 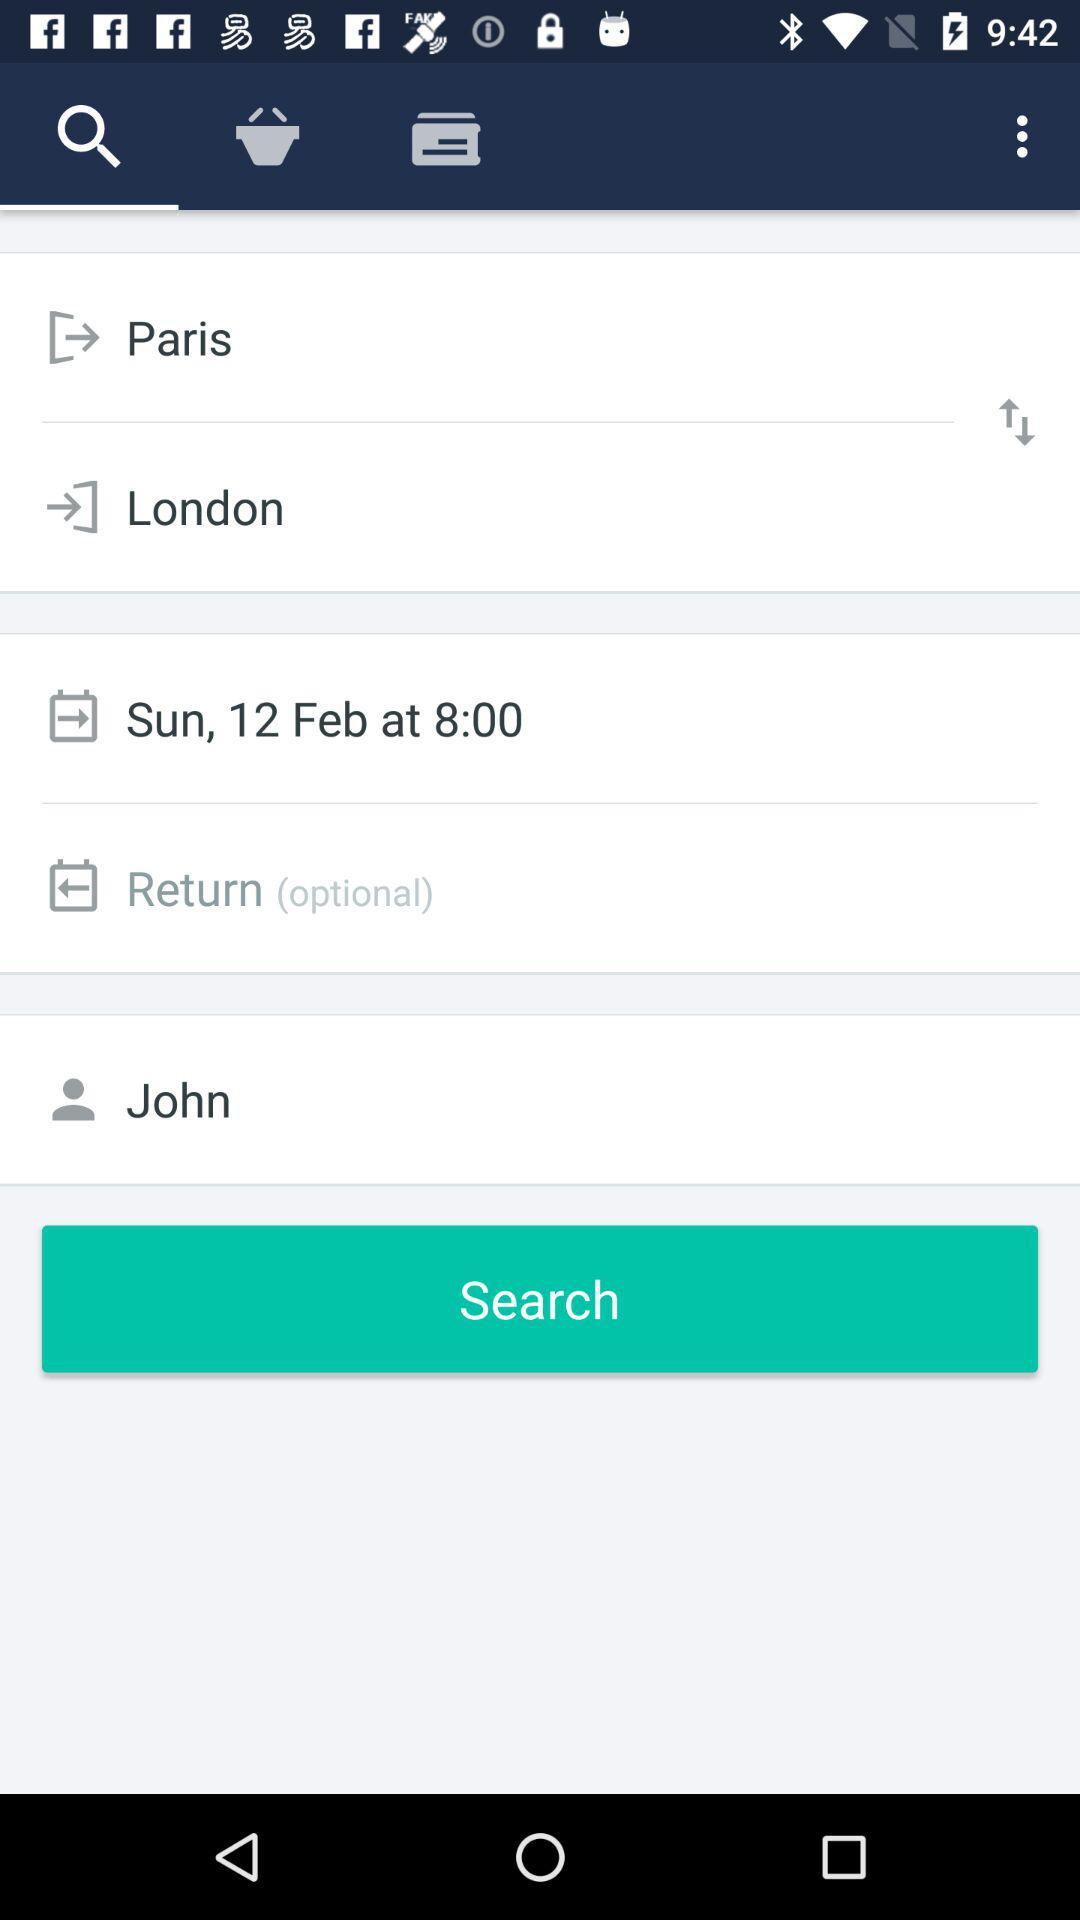 I want to click on the swap icon, so click(x=1017, y=421).